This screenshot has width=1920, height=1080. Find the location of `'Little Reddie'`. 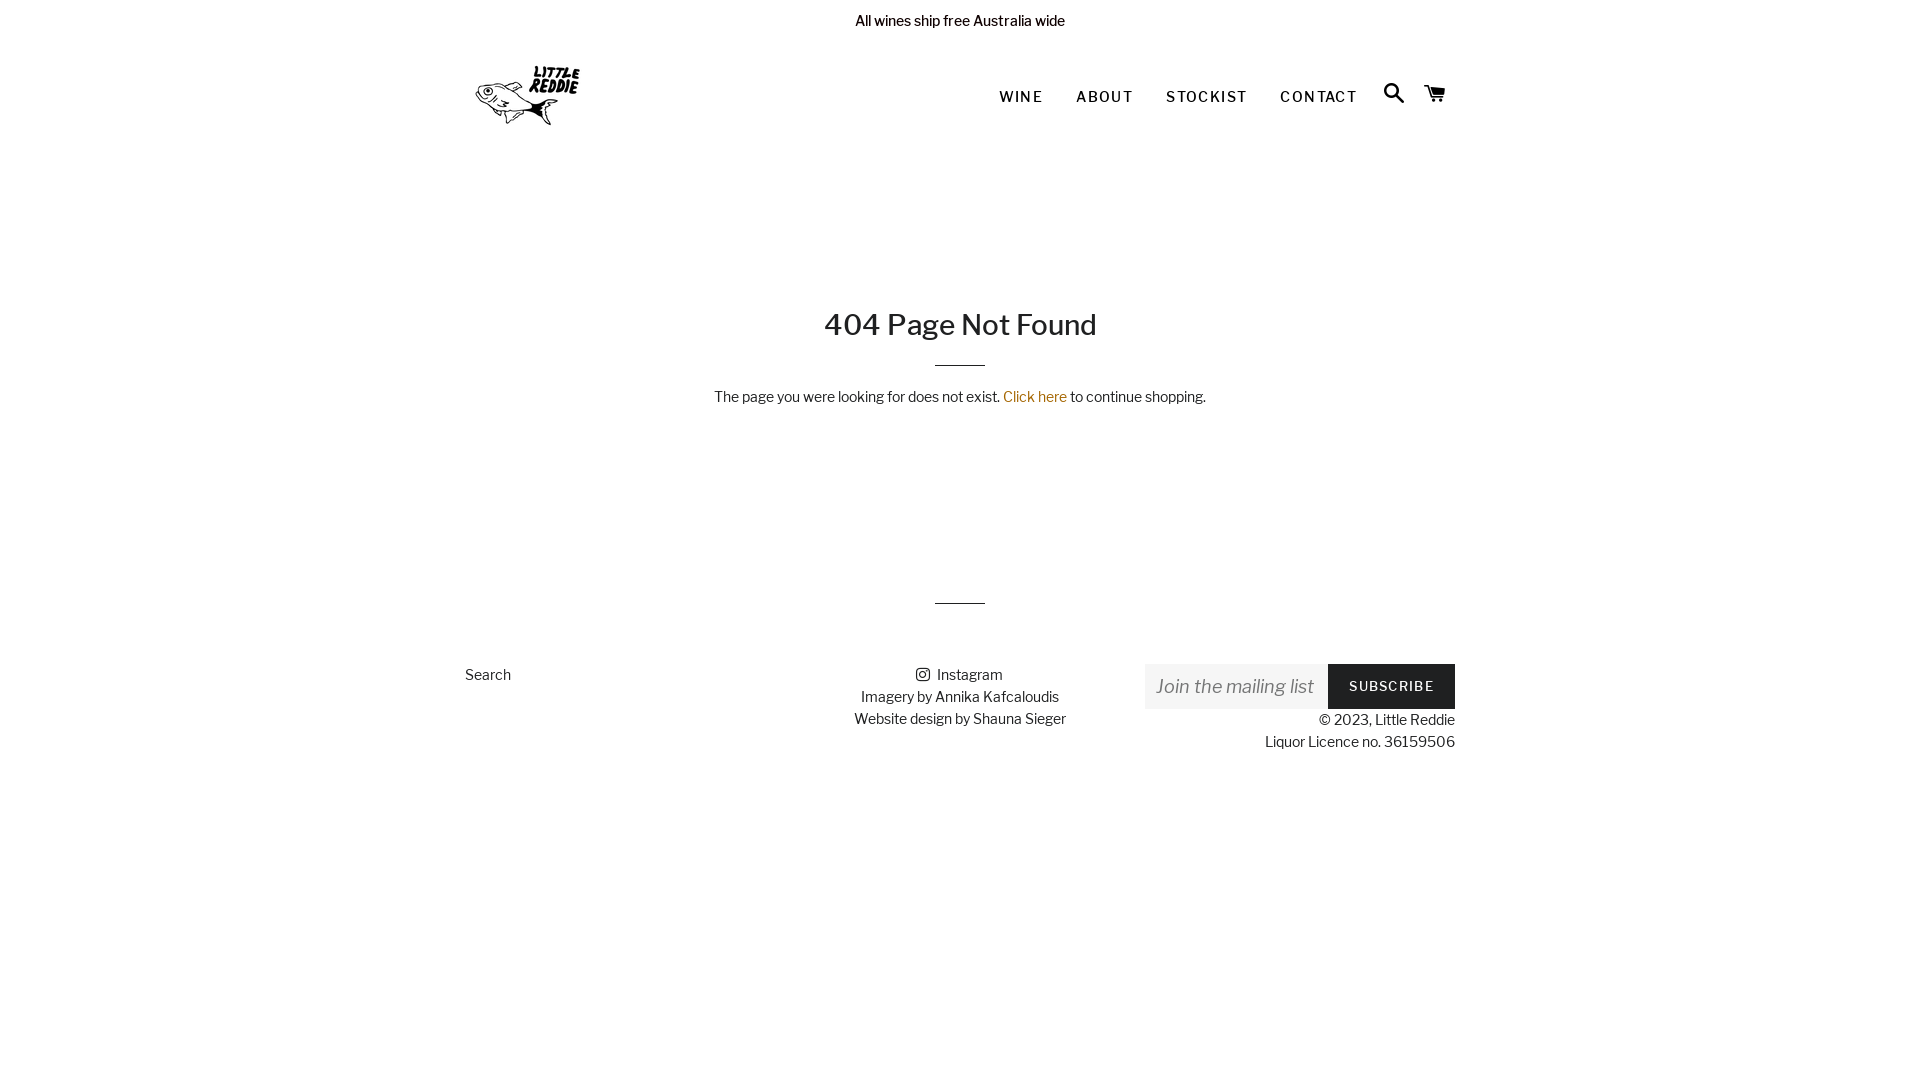

'Little Reddie' is located at coordinates (1414, 718).